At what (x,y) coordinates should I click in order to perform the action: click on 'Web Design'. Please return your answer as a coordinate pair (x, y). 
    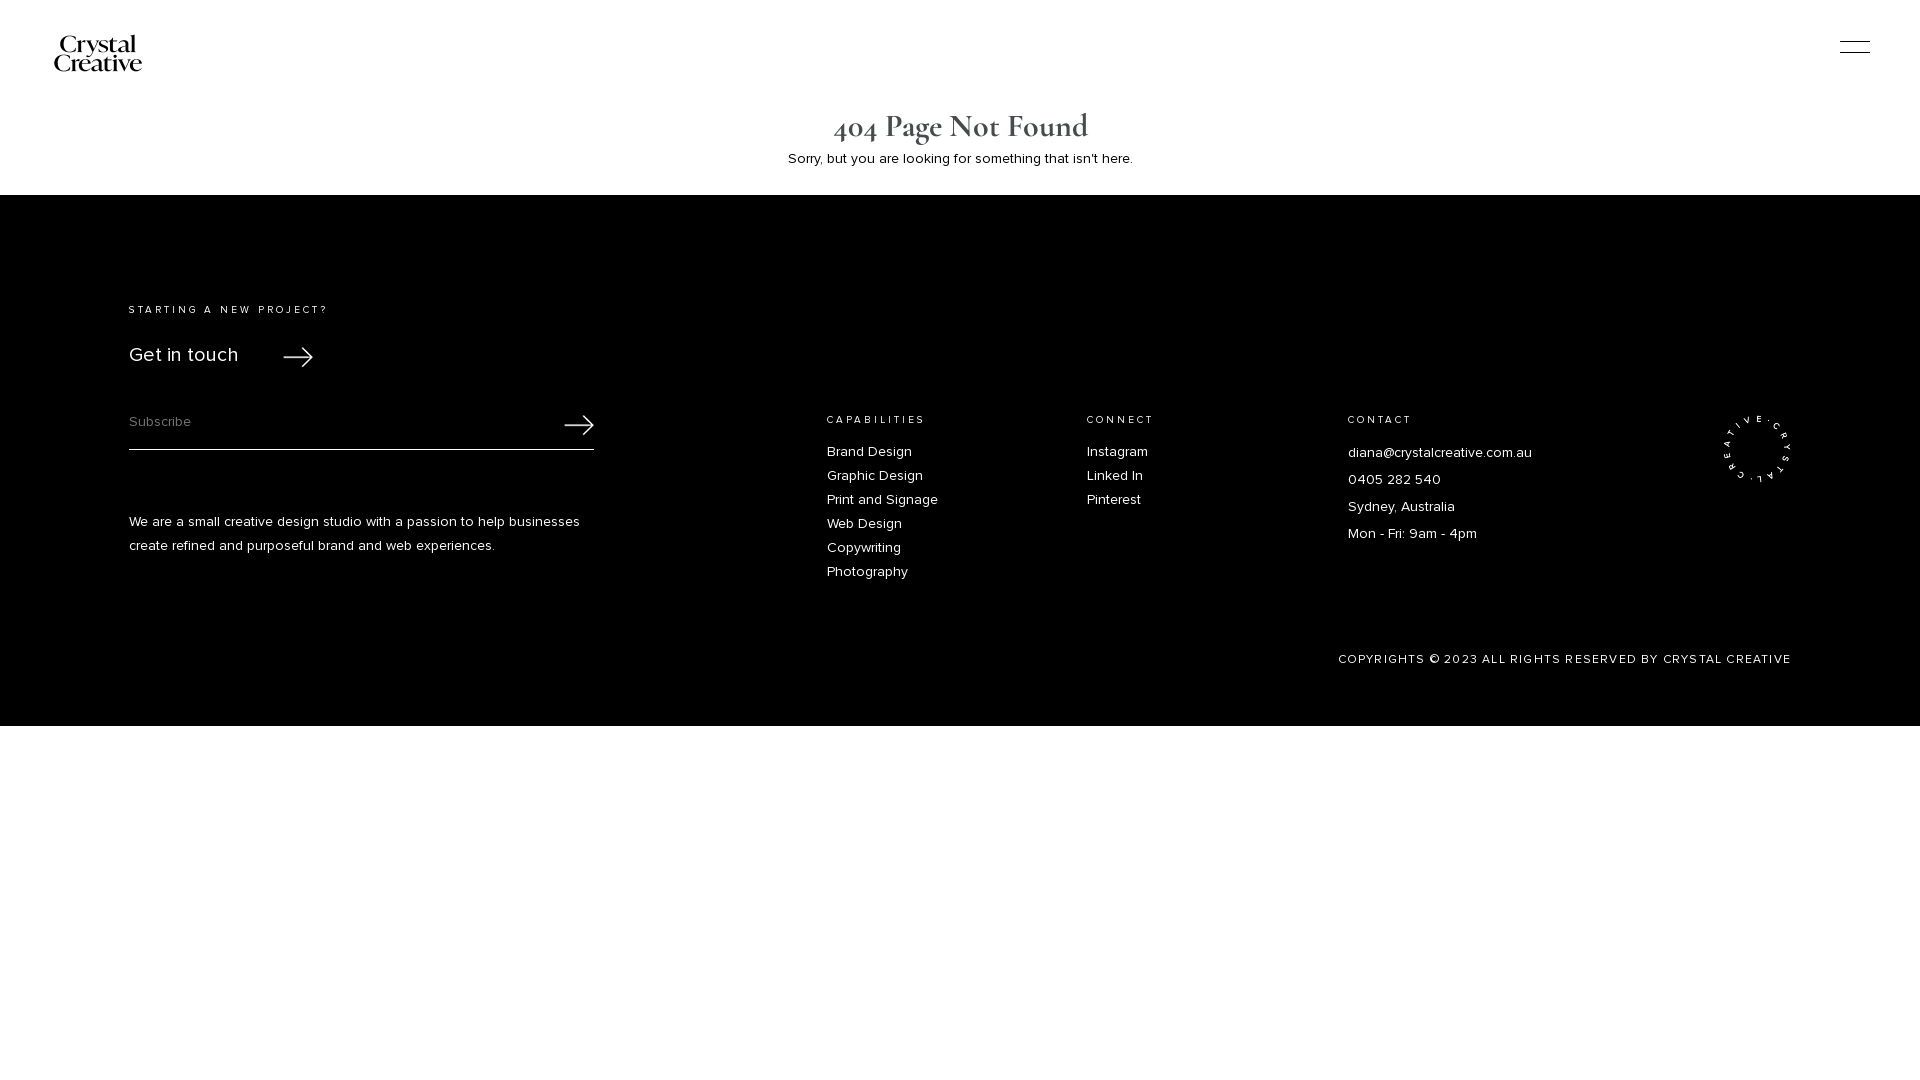
    Looking at the image, I should click on (826, 523).